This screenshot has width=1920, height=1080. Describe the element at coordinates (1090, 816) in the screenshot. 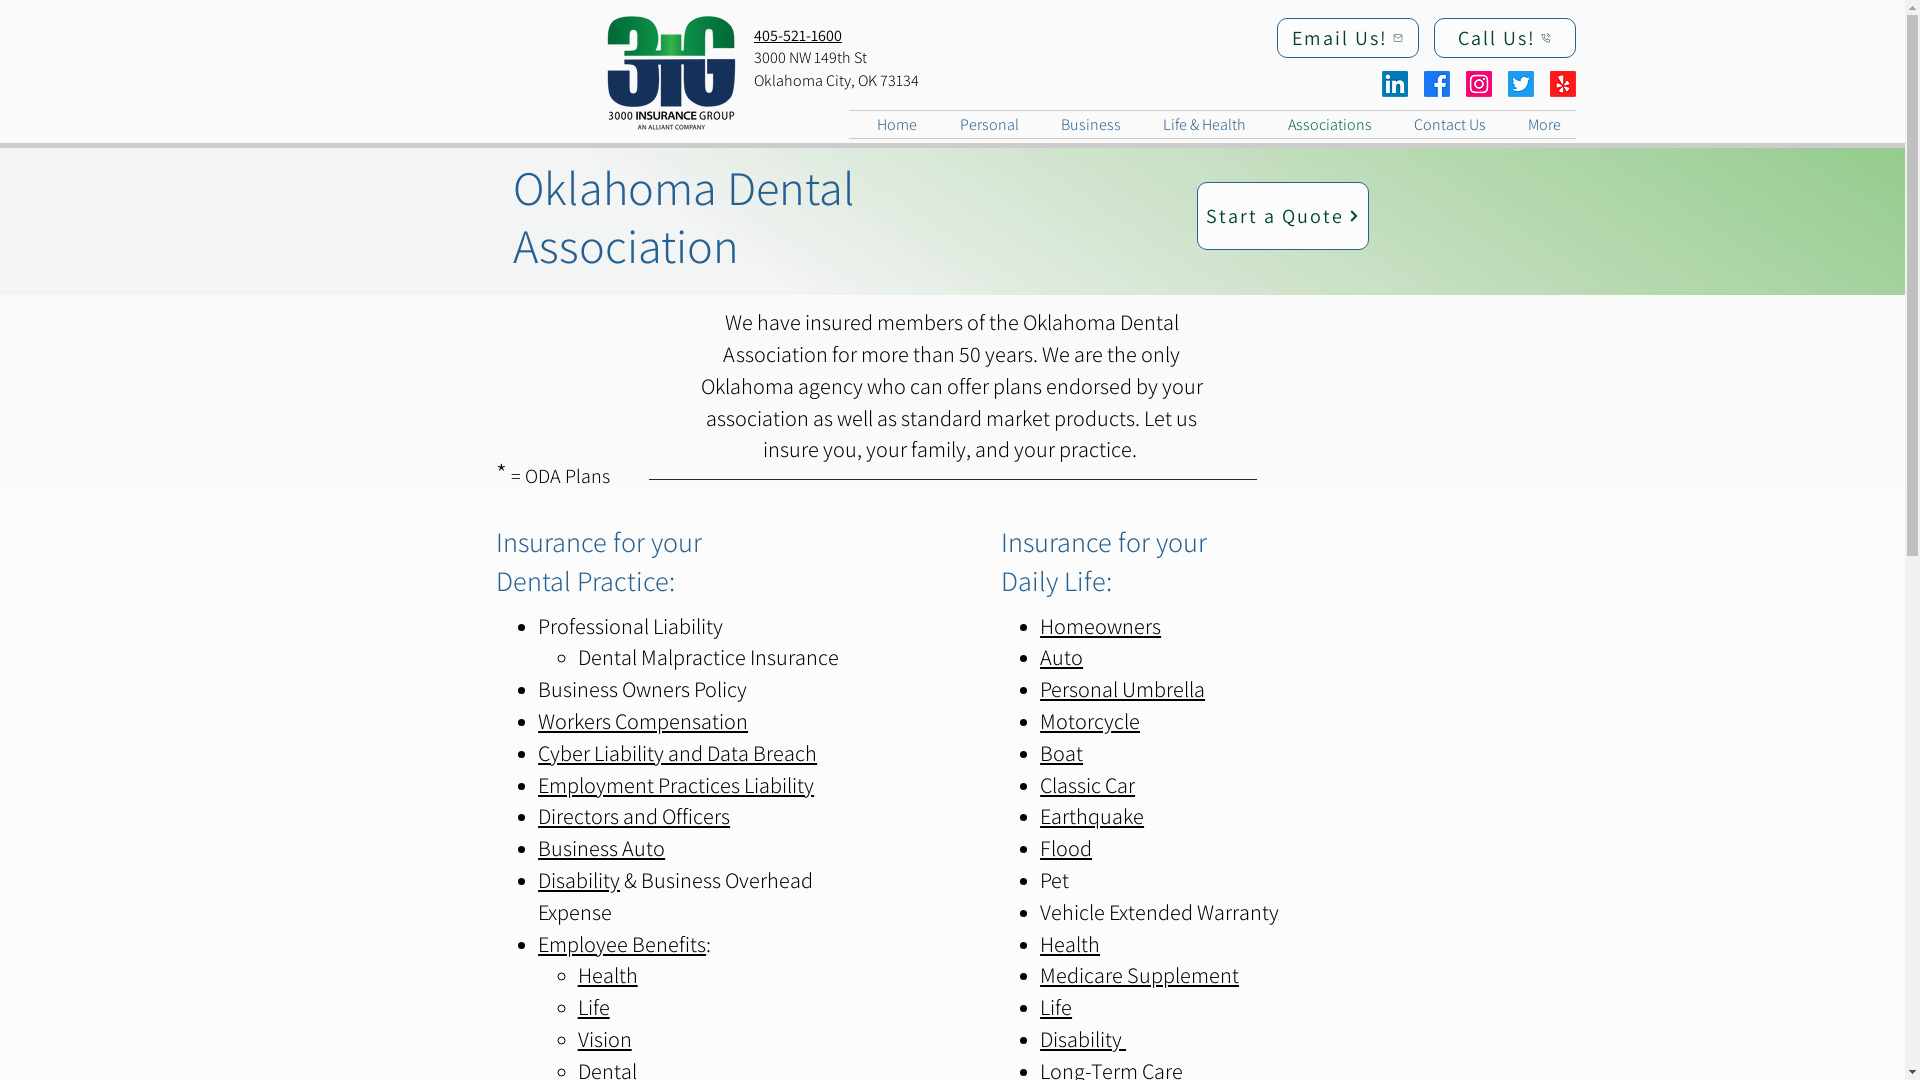

I see `'Earthquake'` at that location.